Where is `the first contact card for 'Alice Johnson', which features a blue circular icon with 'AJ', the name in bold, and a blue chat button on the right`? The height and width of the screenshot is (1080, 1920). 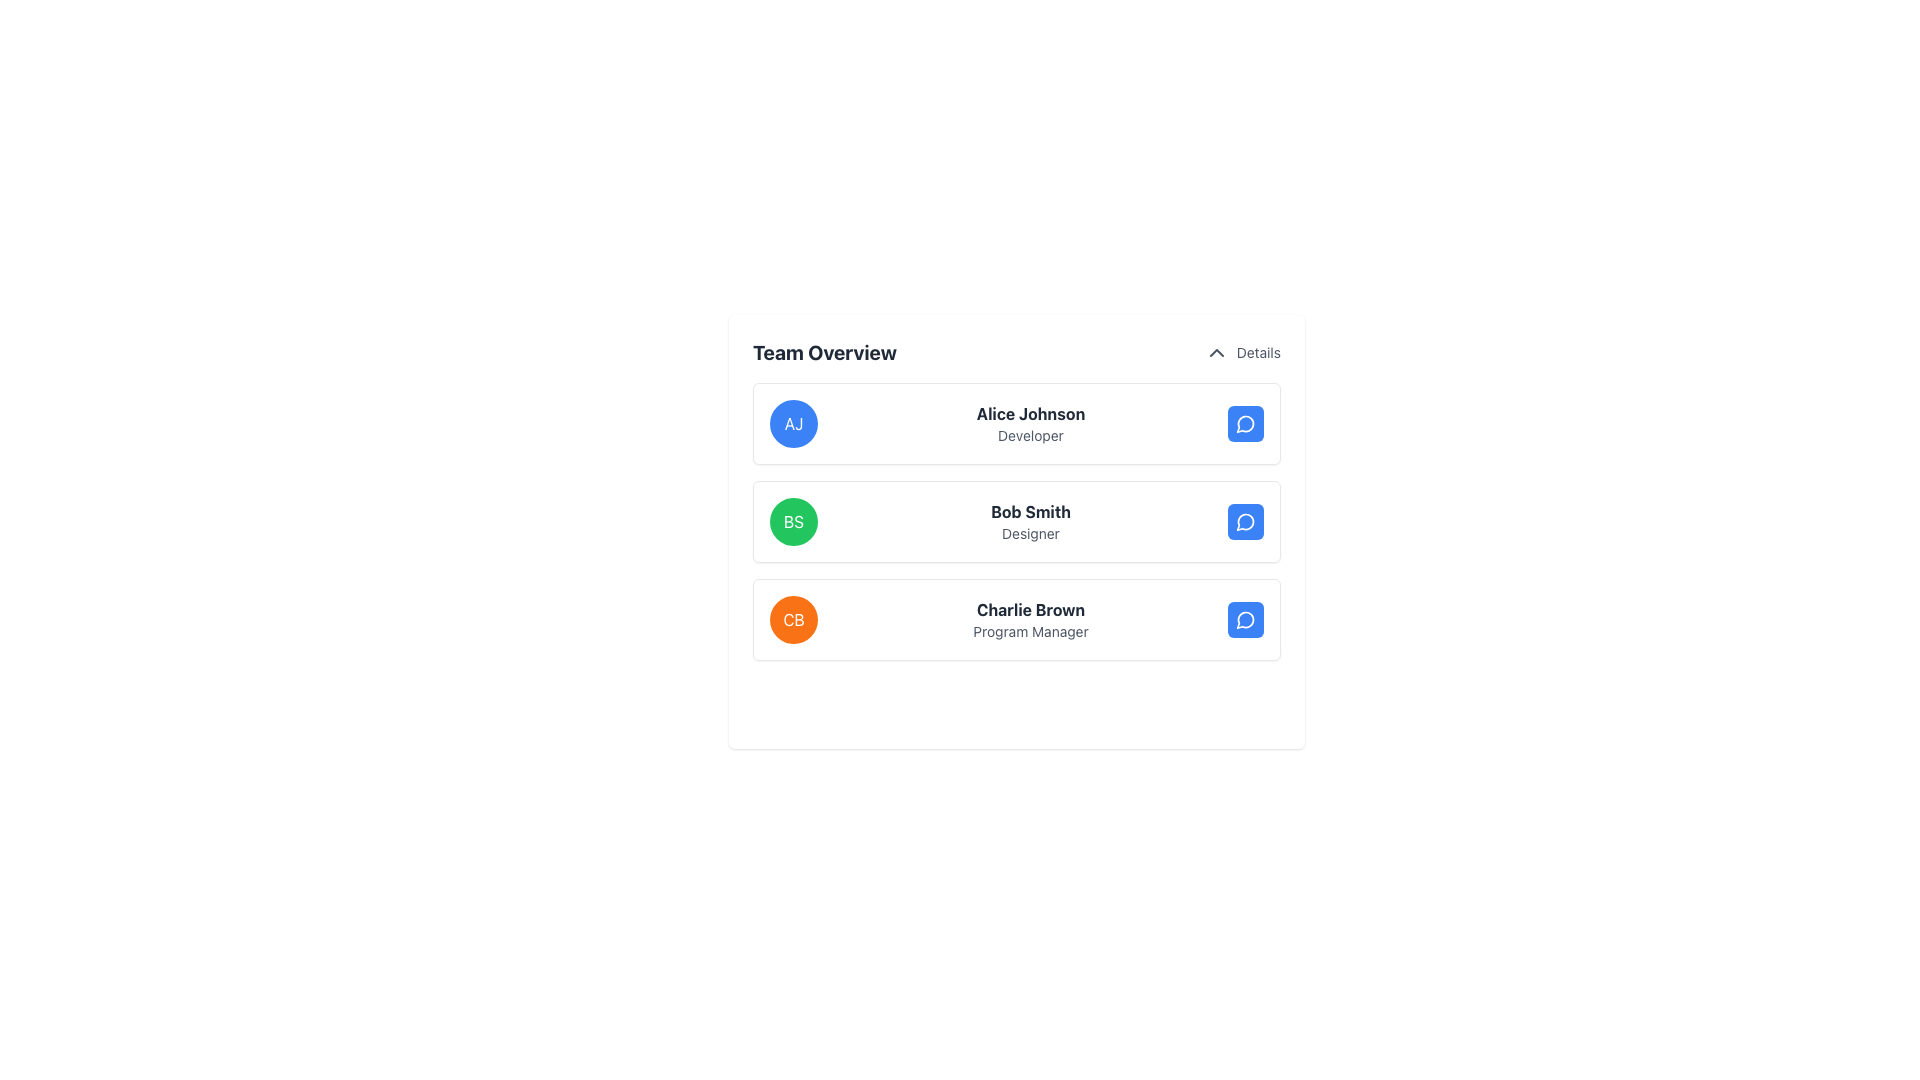
the first contact card for 'Alice Johnson', which features a blue circular icon with 'AJ', the name in bold, and a blue chat button on the right is located at coordinates (1017, 423).